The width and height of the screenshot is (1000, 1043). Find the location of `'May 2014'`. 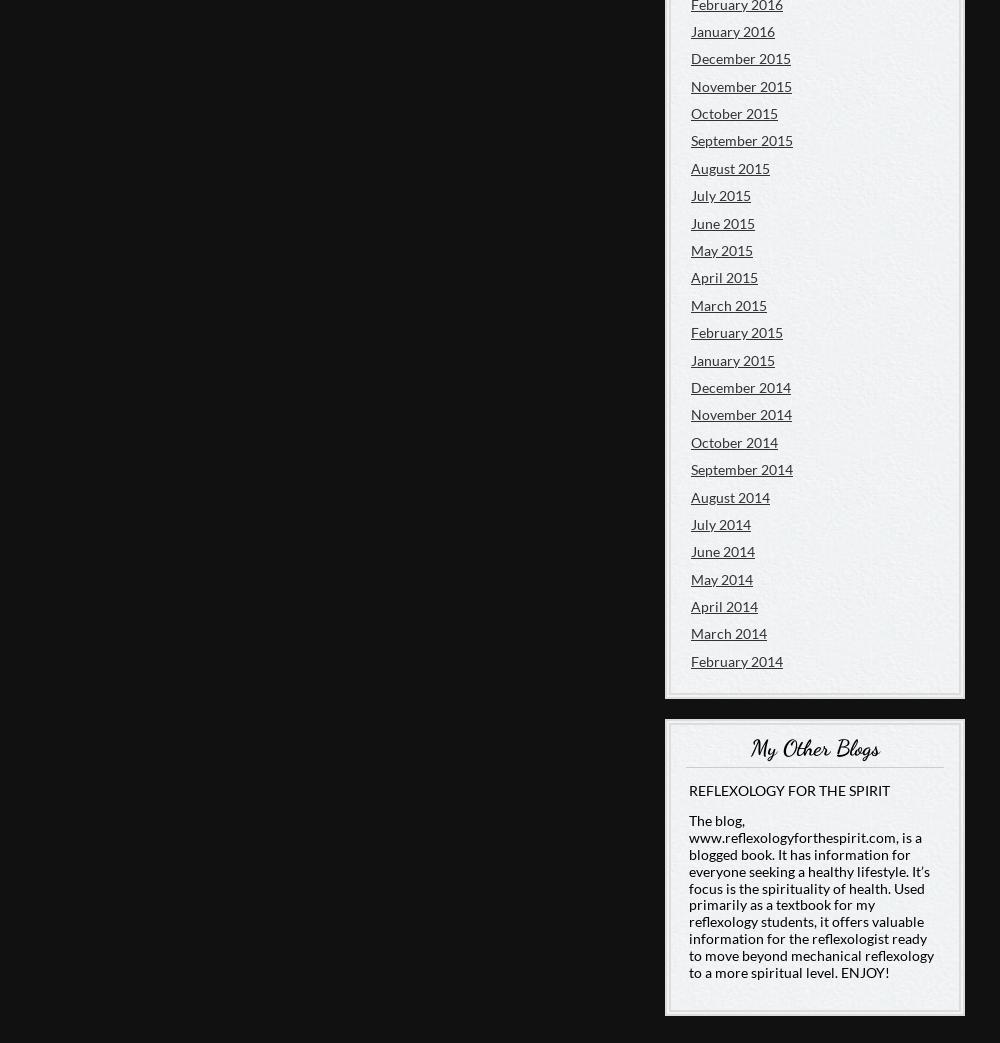

'May 2014' is located at coordinates (721, 578).